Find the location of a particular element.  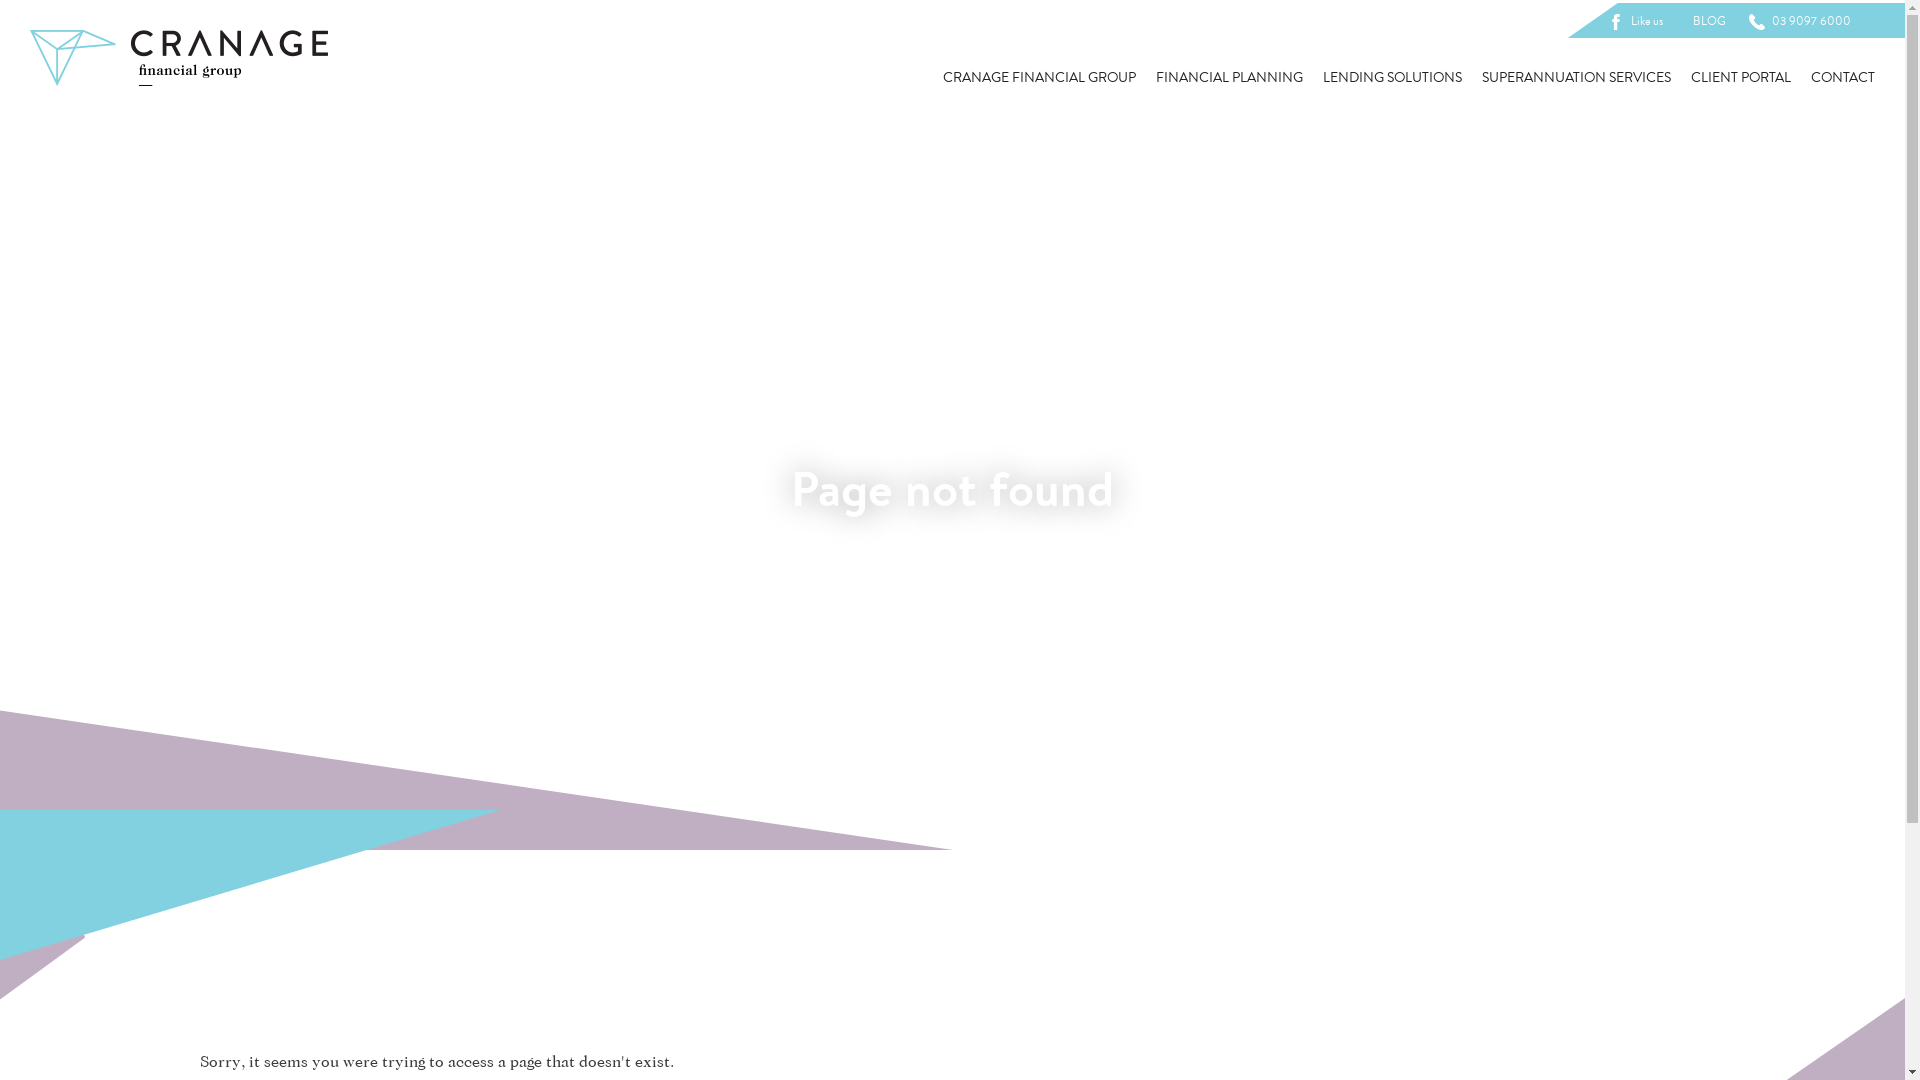

'03 9097 6000' is located at coordinates (1803, 20).